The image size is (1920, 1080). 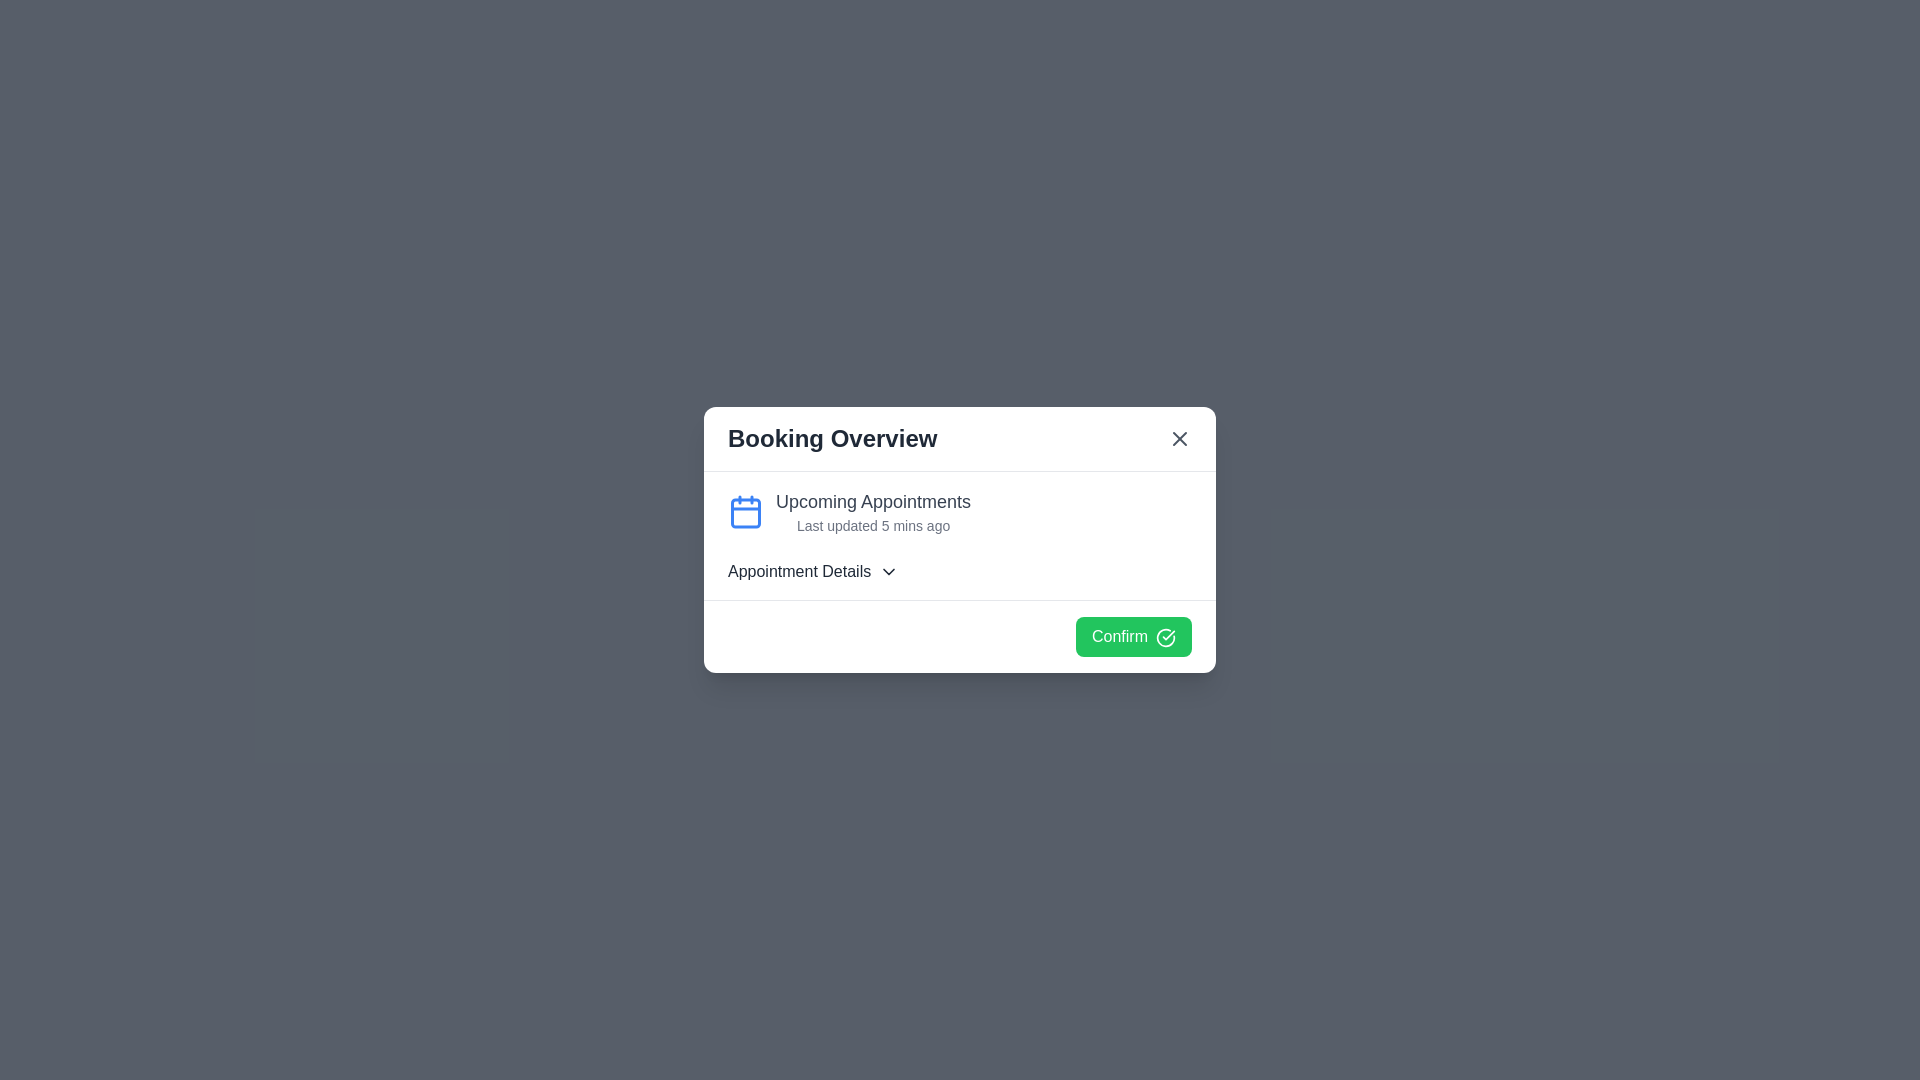 I want to click on the 'Booking Overview' header section, so click(x=960, y=438).